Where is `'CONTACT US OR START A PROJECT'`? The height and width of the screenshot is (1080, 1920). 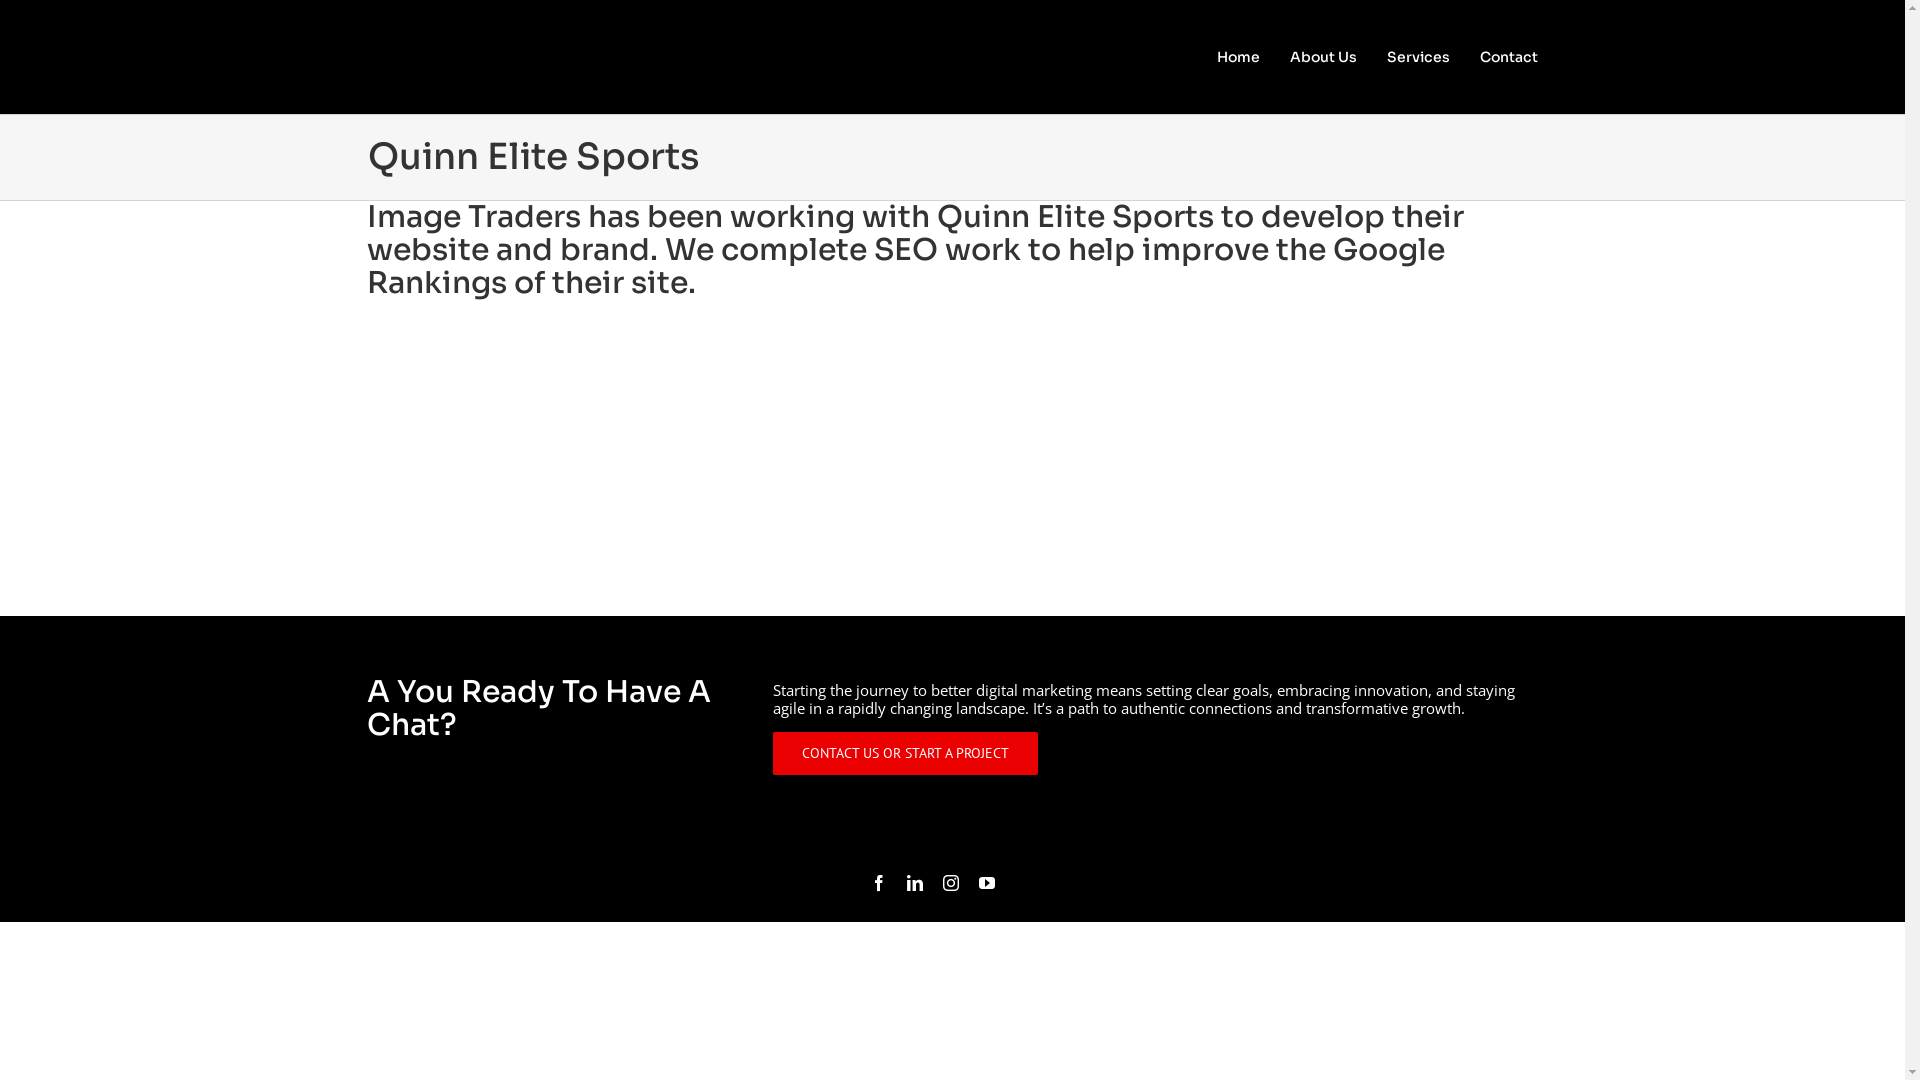 'CONTACT US OR START A PROJECT' is located at coordinates (904, 753).